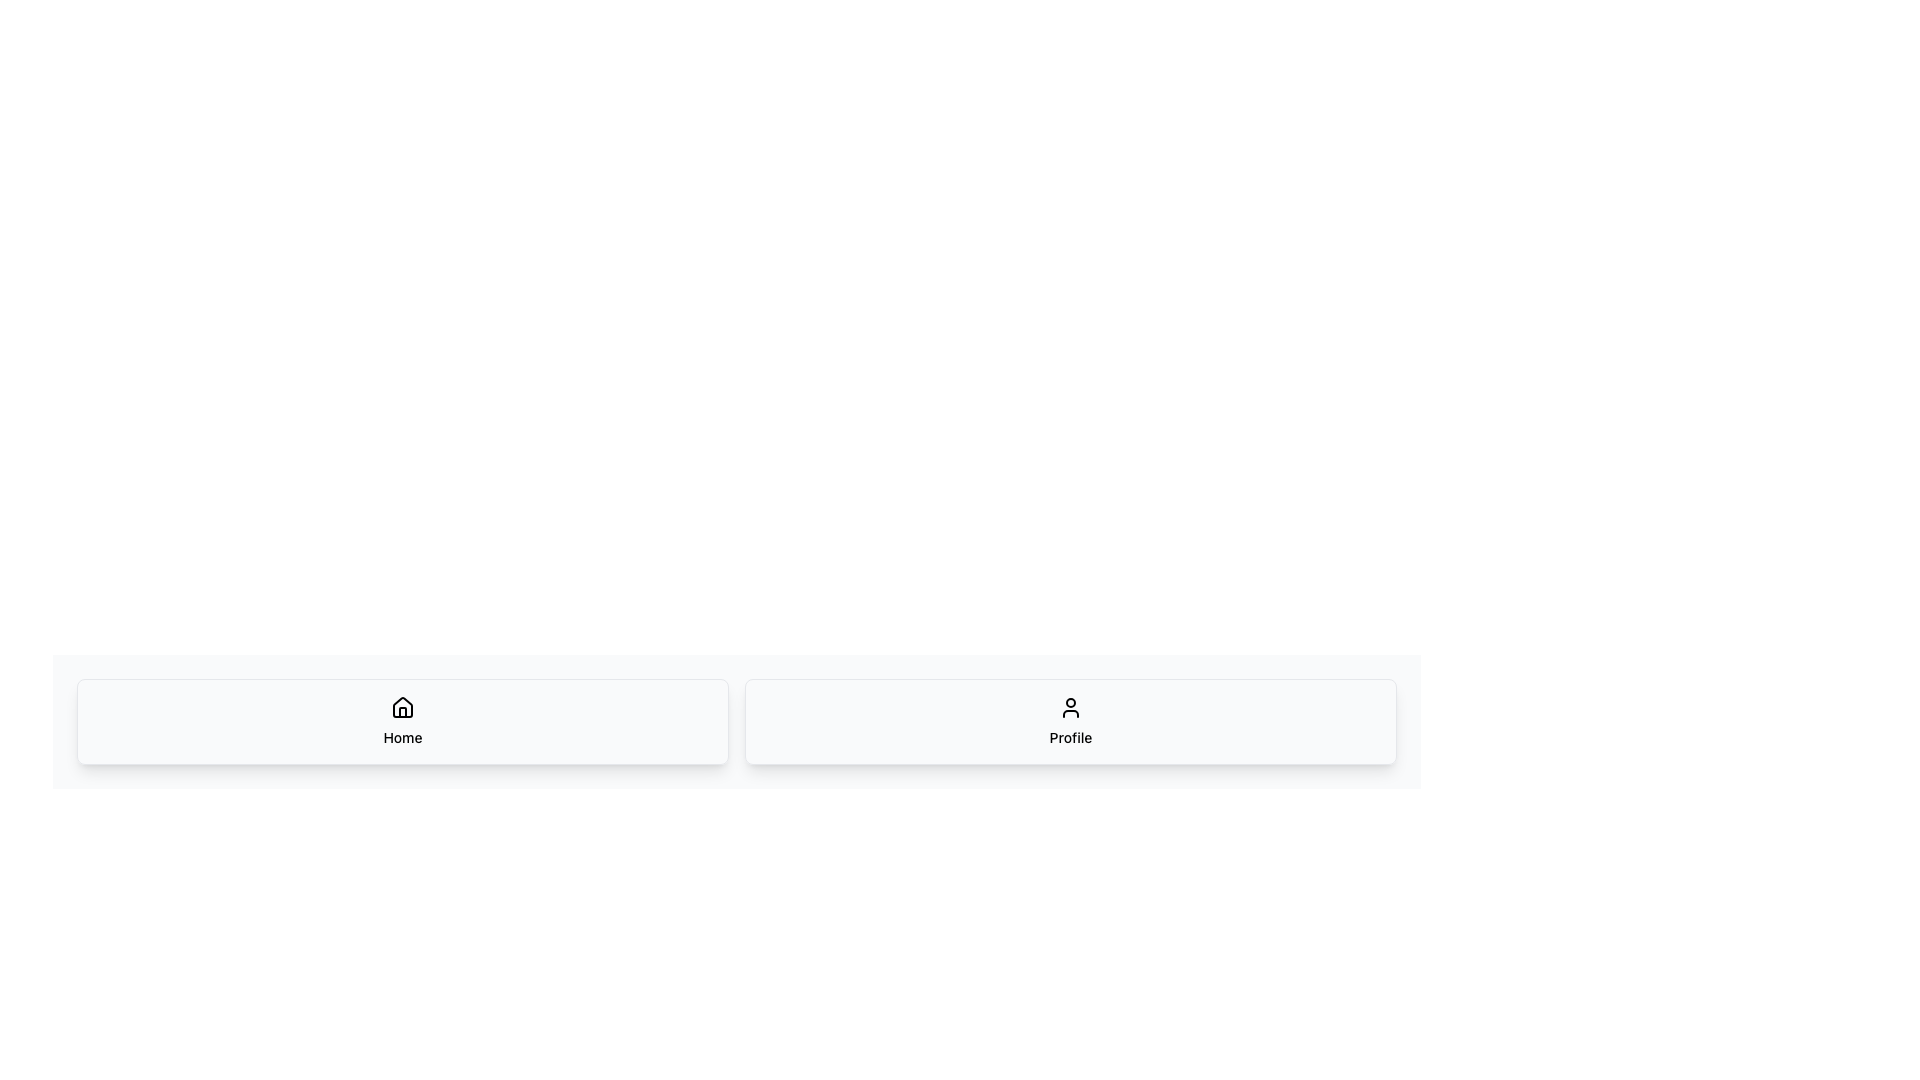  Describe the element at coordinates (402, 721) in the screenshot. I see `the 'Home' composite element which consists of a house icon above the text label 'Home', located in the first card of a horizontally-aligned group` at that location.